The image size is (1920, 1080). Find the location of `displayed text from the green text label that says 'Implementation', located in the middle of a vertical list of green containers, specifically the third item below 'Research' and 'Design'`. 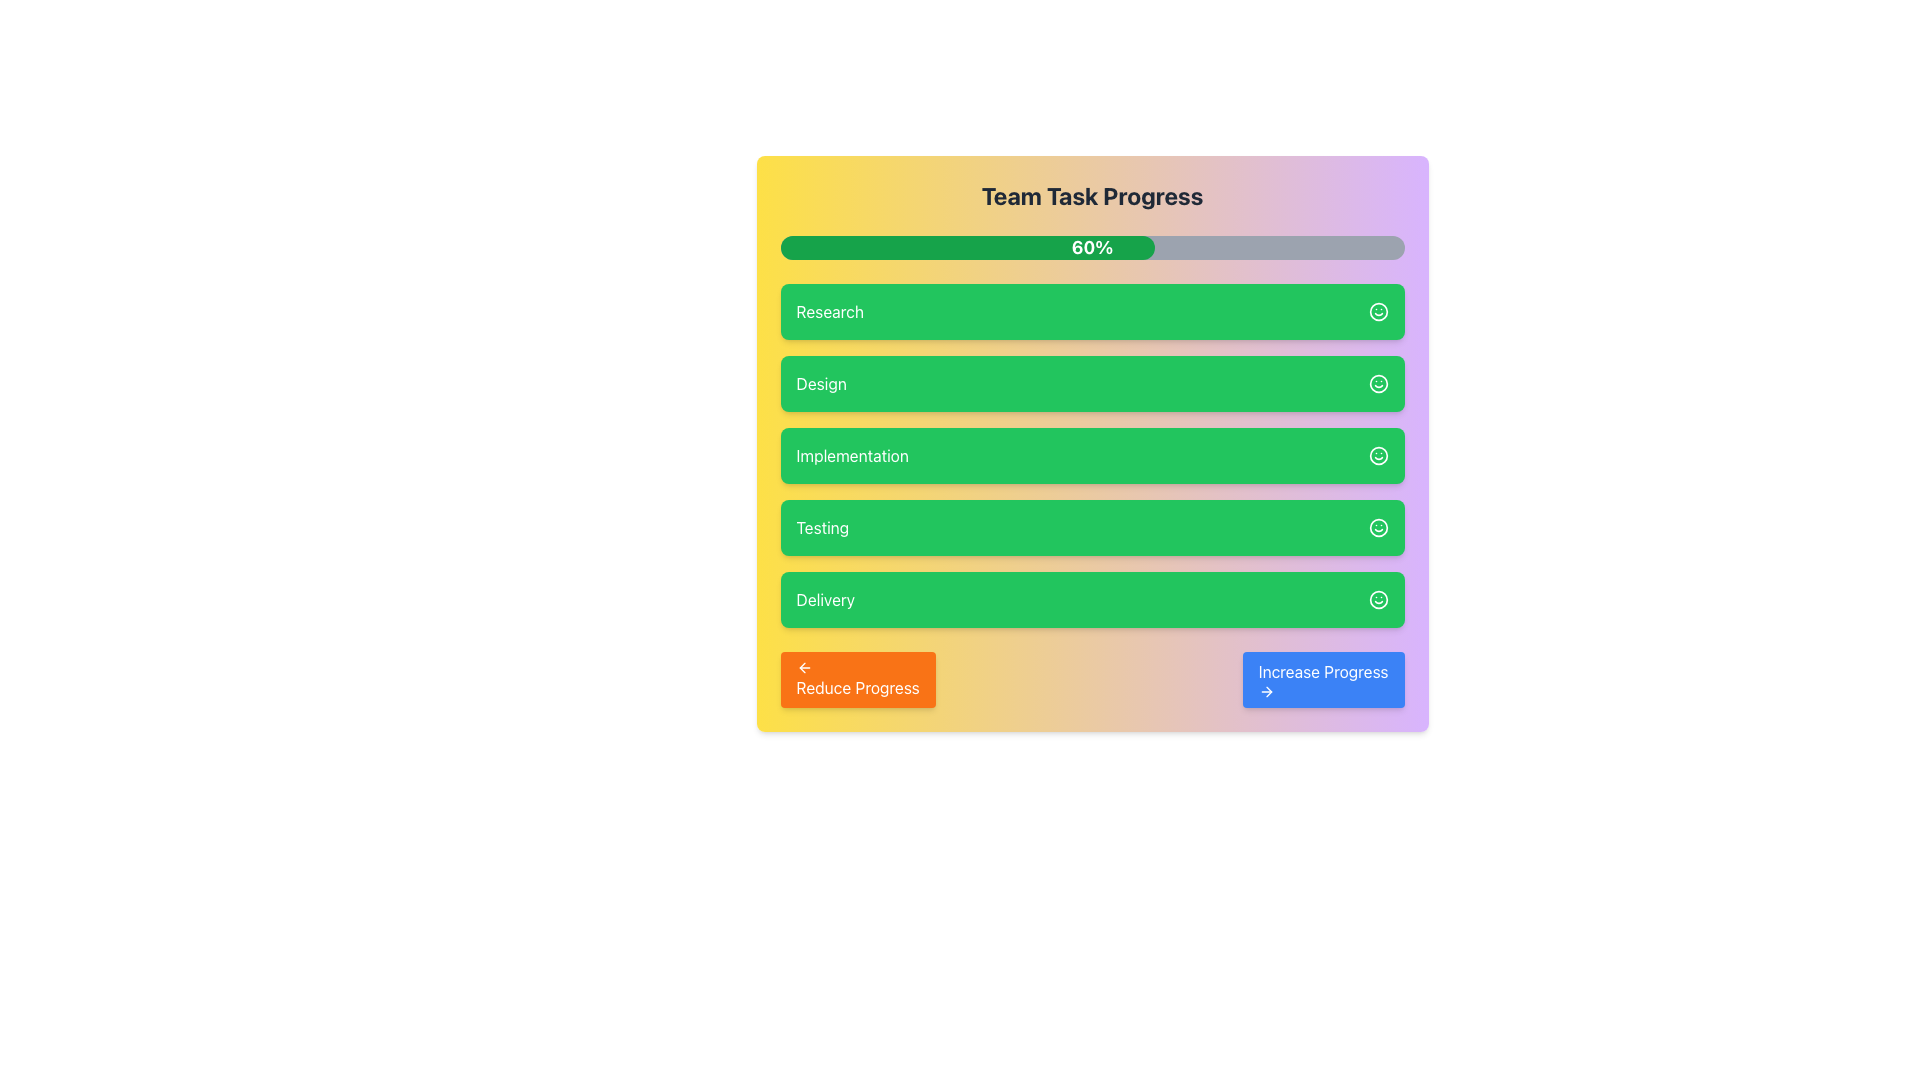

displayed text from the green text label that says 'Implementation', located in the middle of a vertical list of green containers, specifically the third item below 'Research' and 'Design' is located at coordinates (852, 455).